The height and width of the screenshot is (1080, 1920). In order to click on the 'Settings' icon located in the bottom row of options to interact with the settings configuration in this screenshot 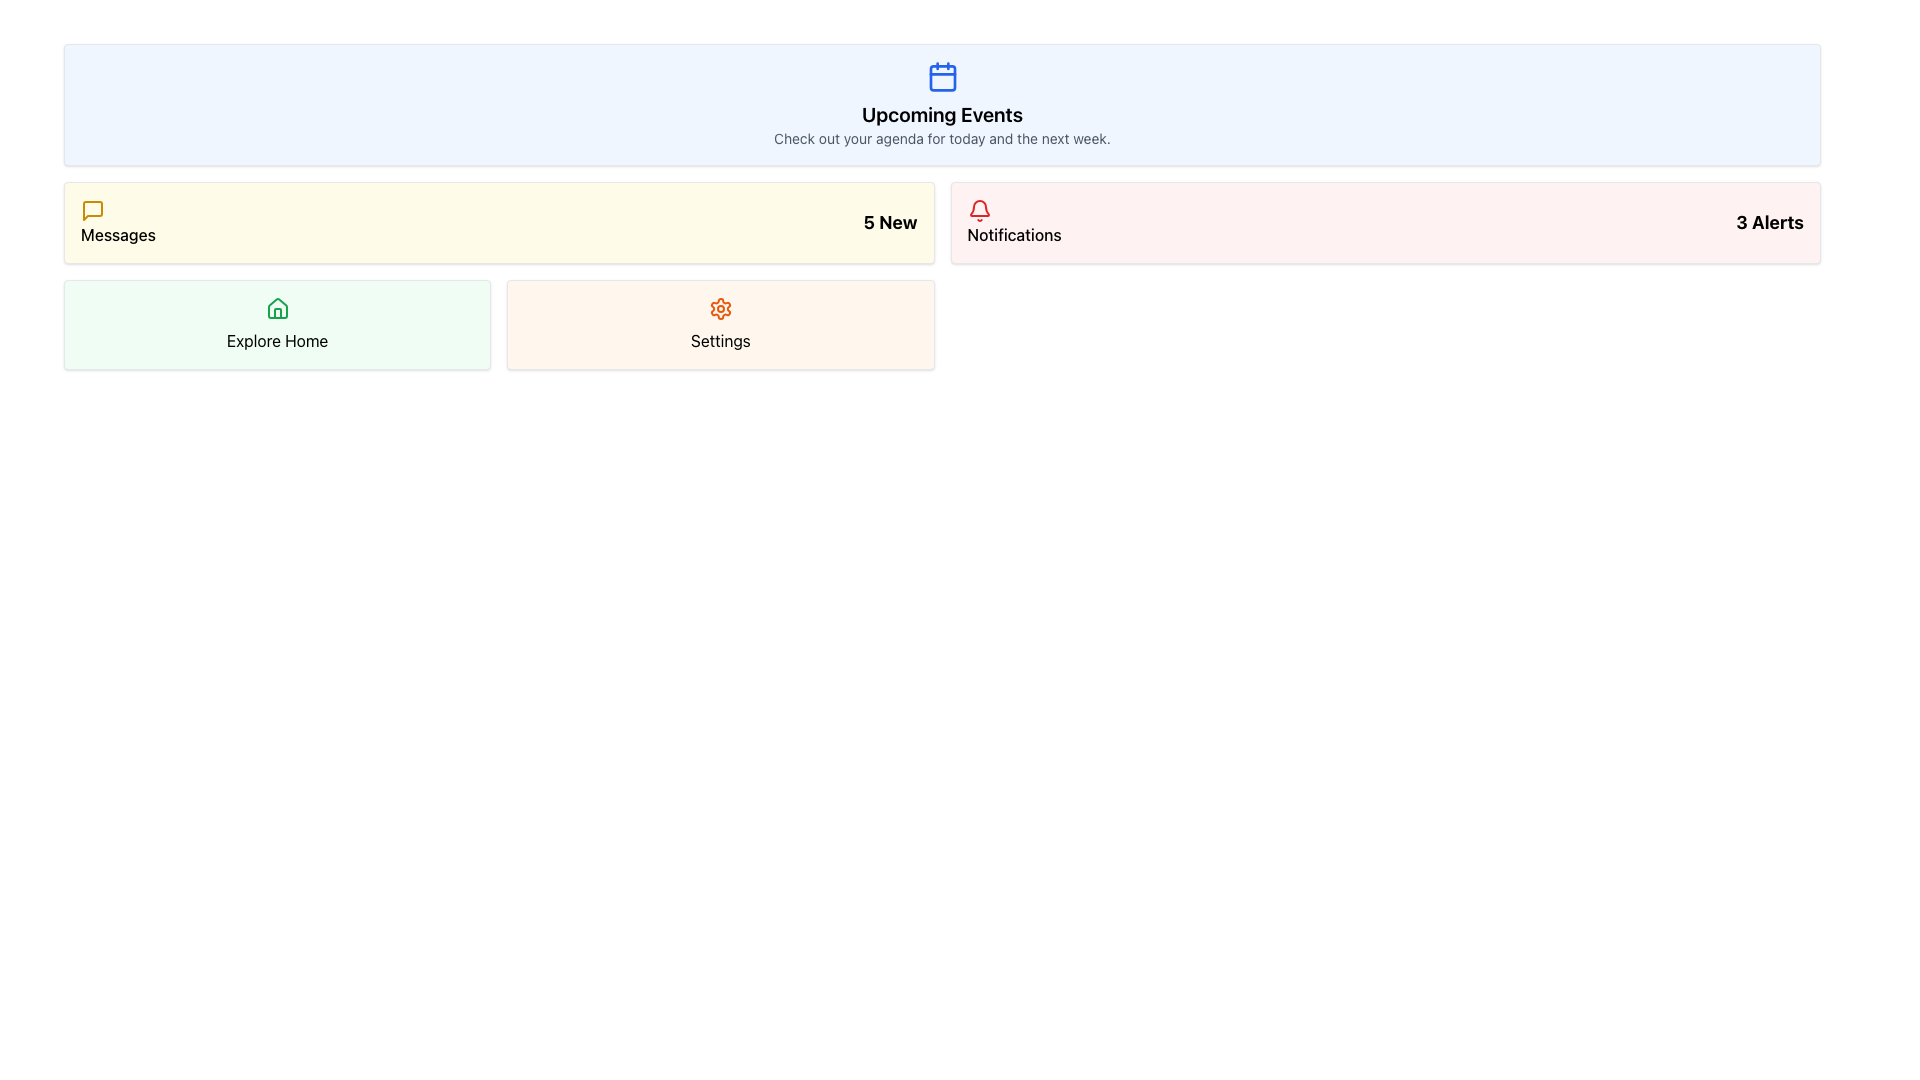, I will do `click(720, 308)`.